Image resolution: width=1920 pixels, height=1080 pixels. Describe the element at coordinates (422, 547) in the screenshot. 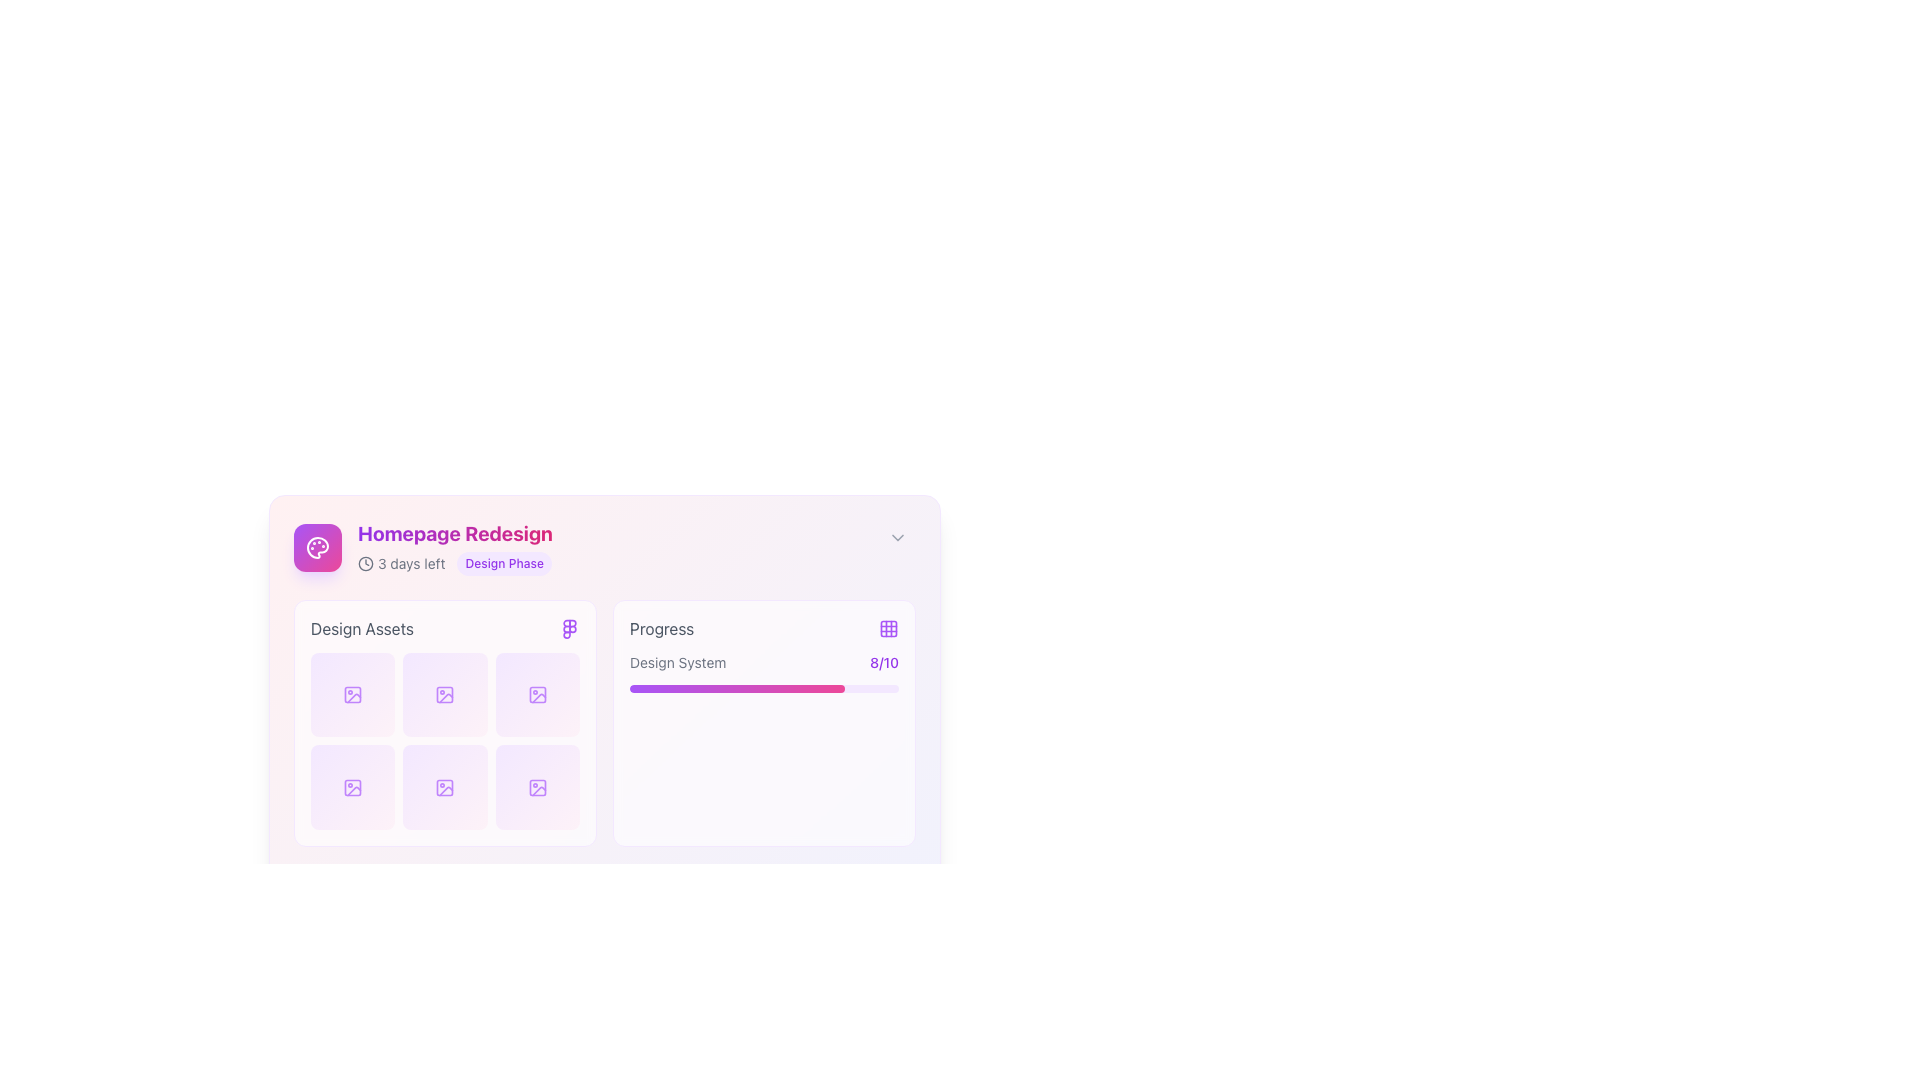

I see `the informational display component for the project 'Homepage Redesign' to interact with its sub-component` at that location.